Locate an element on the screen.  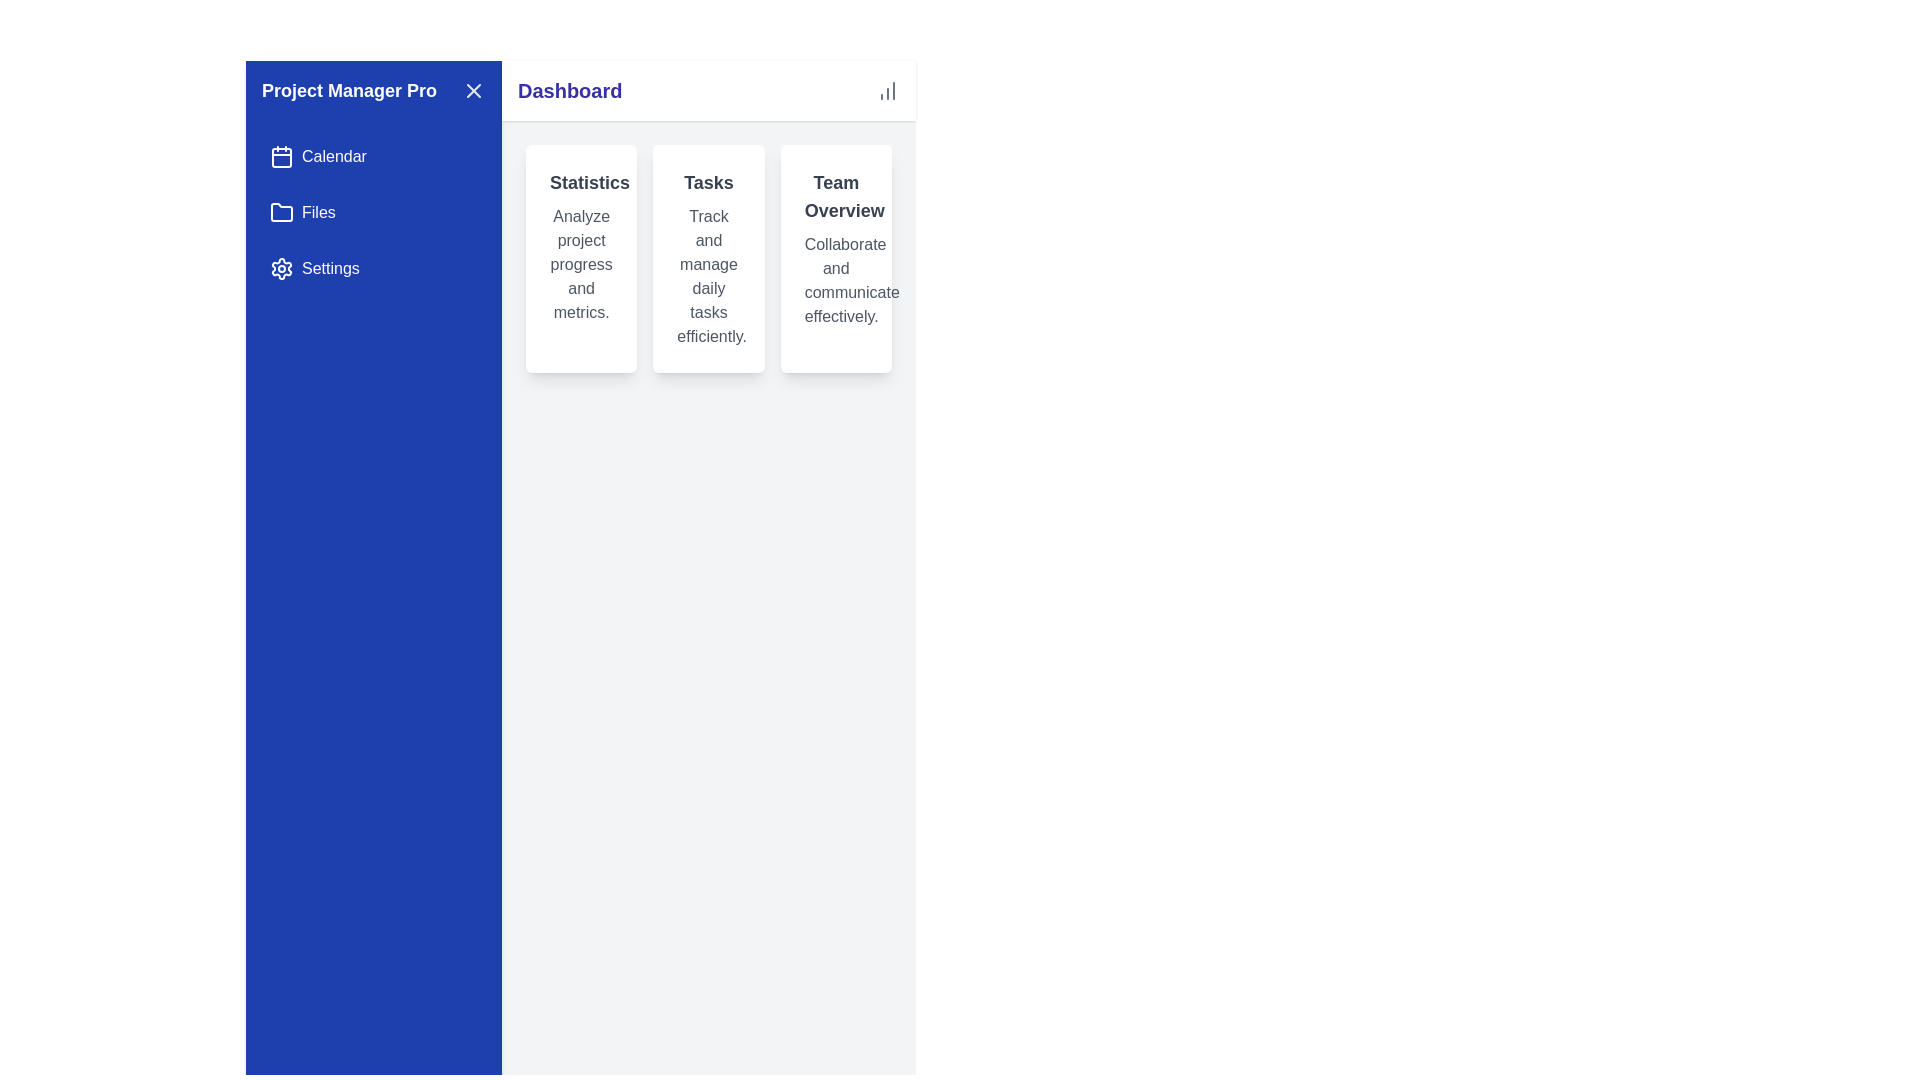
the 'Files' menu item located as the second item in the vertical menu on the left sidebar, positioned below 'Calendar' and above 'Settings' is located at coordinates (374, 212).